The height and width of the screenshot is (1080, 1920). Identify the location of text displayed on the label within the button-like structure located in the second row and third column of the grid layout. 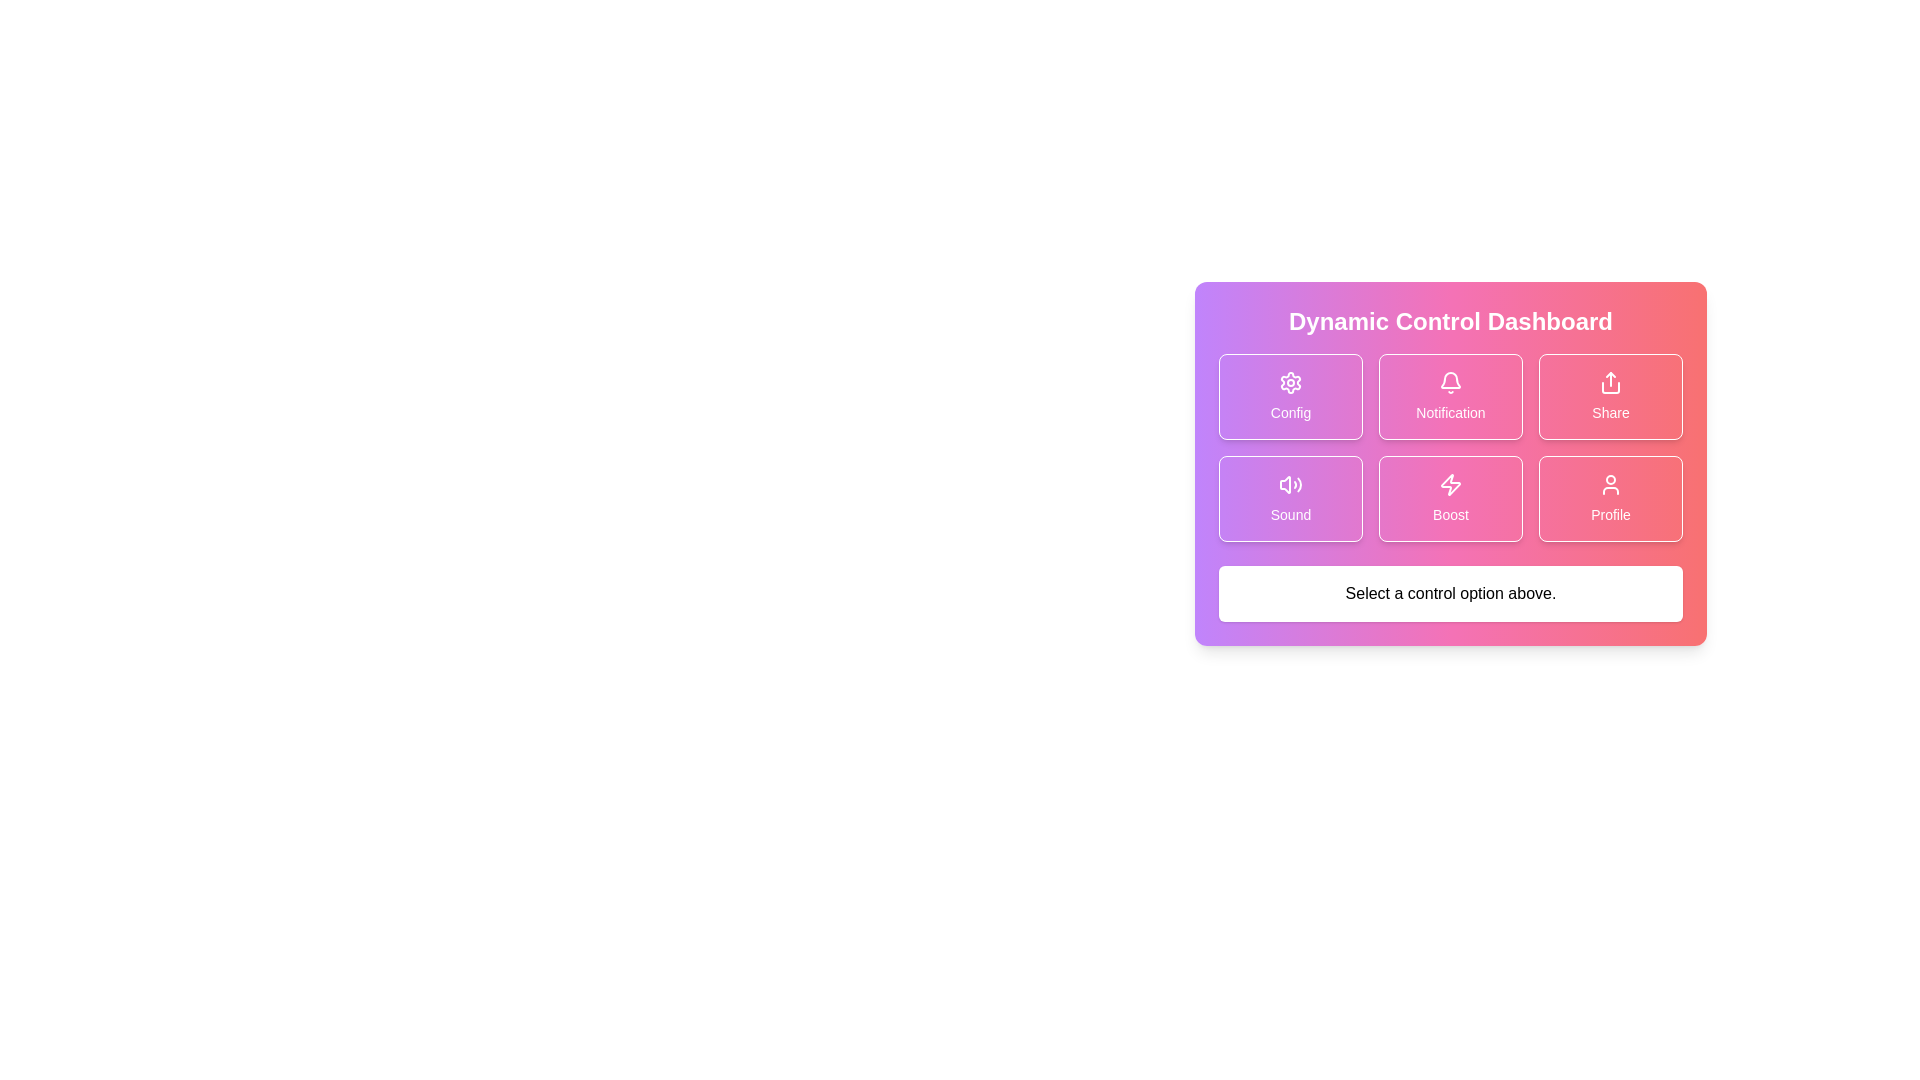
(1450, 514).